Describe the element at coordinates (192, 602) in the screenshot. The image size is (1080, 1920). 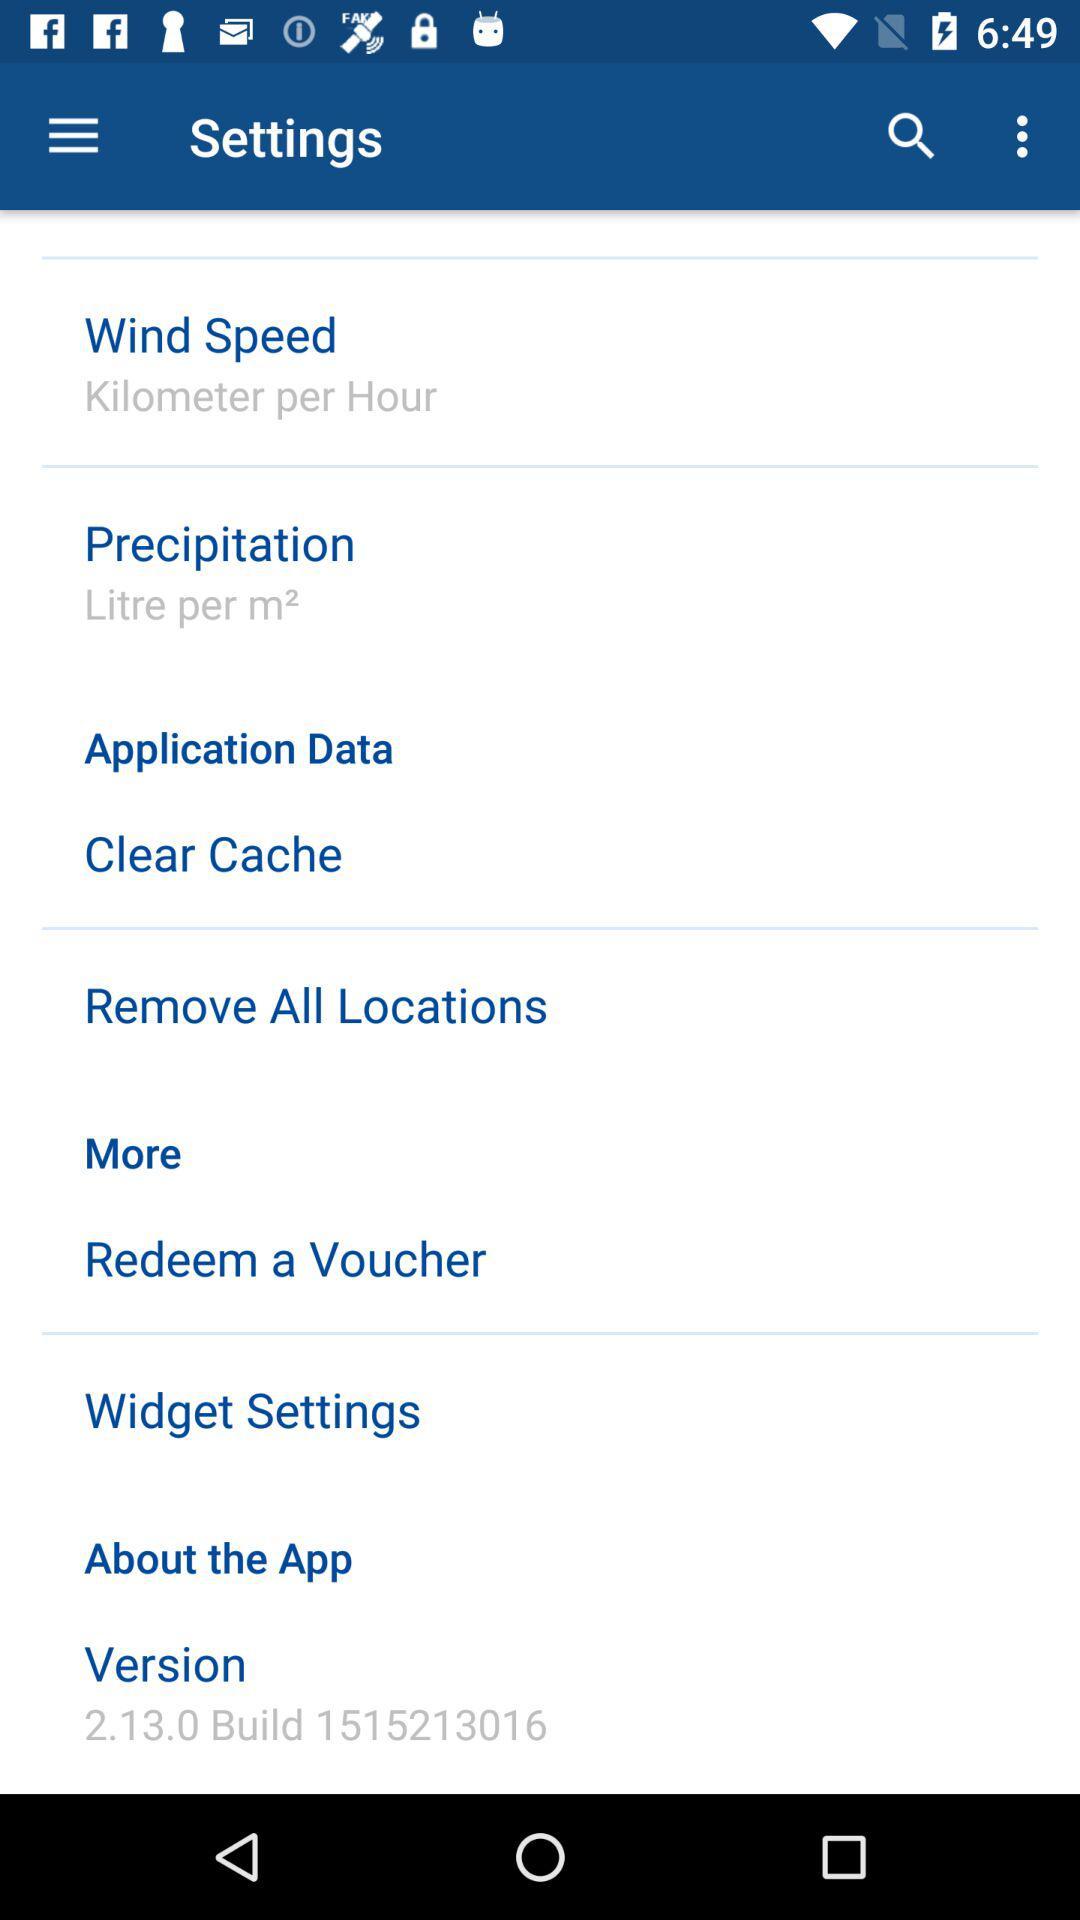
I see `the icon below precipitation icon` at that location.